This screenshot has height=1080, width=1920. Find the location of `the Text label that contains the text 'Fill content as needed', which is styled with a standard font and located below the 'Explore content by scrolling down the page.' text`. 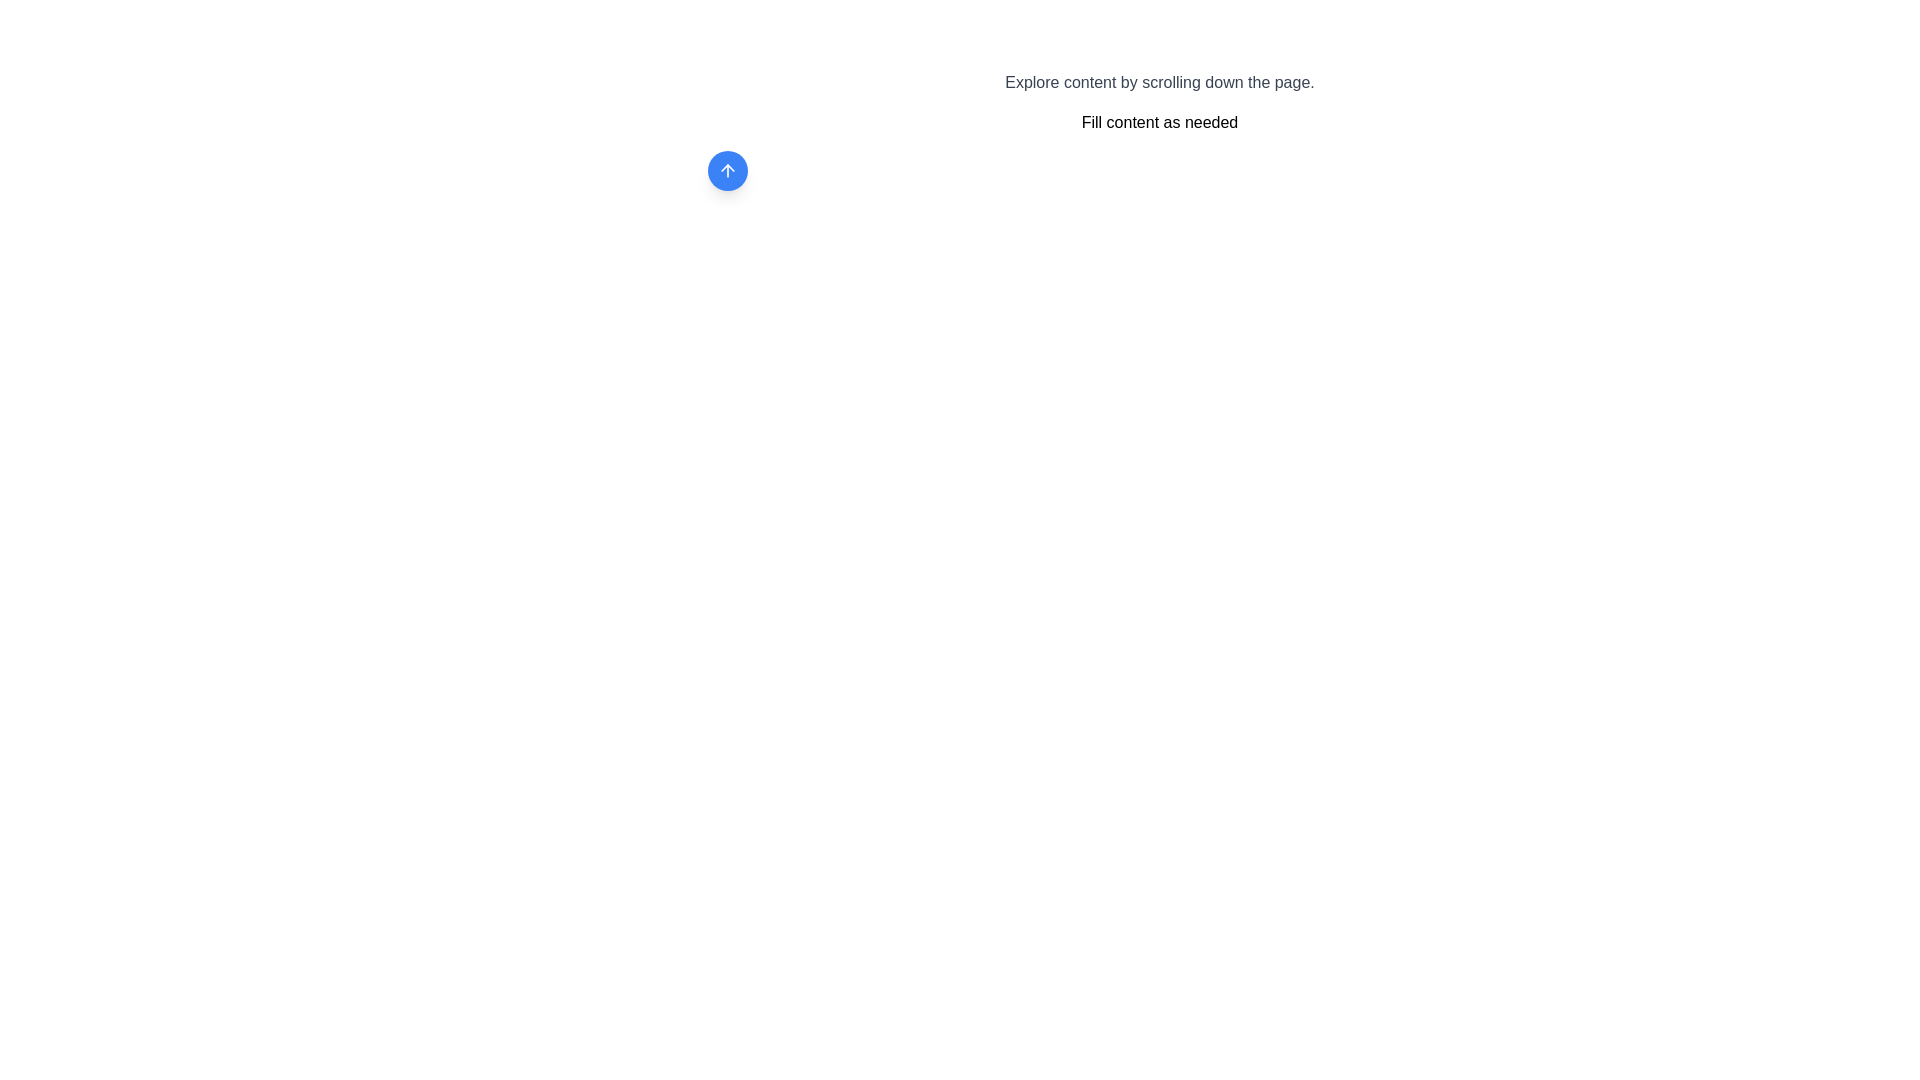

the Text label that contains the text 'Fill content as needed', which is styled with a standard font and located below the 'Explore content by scrolling down the page.' text is located at coordinates (1160, 123).